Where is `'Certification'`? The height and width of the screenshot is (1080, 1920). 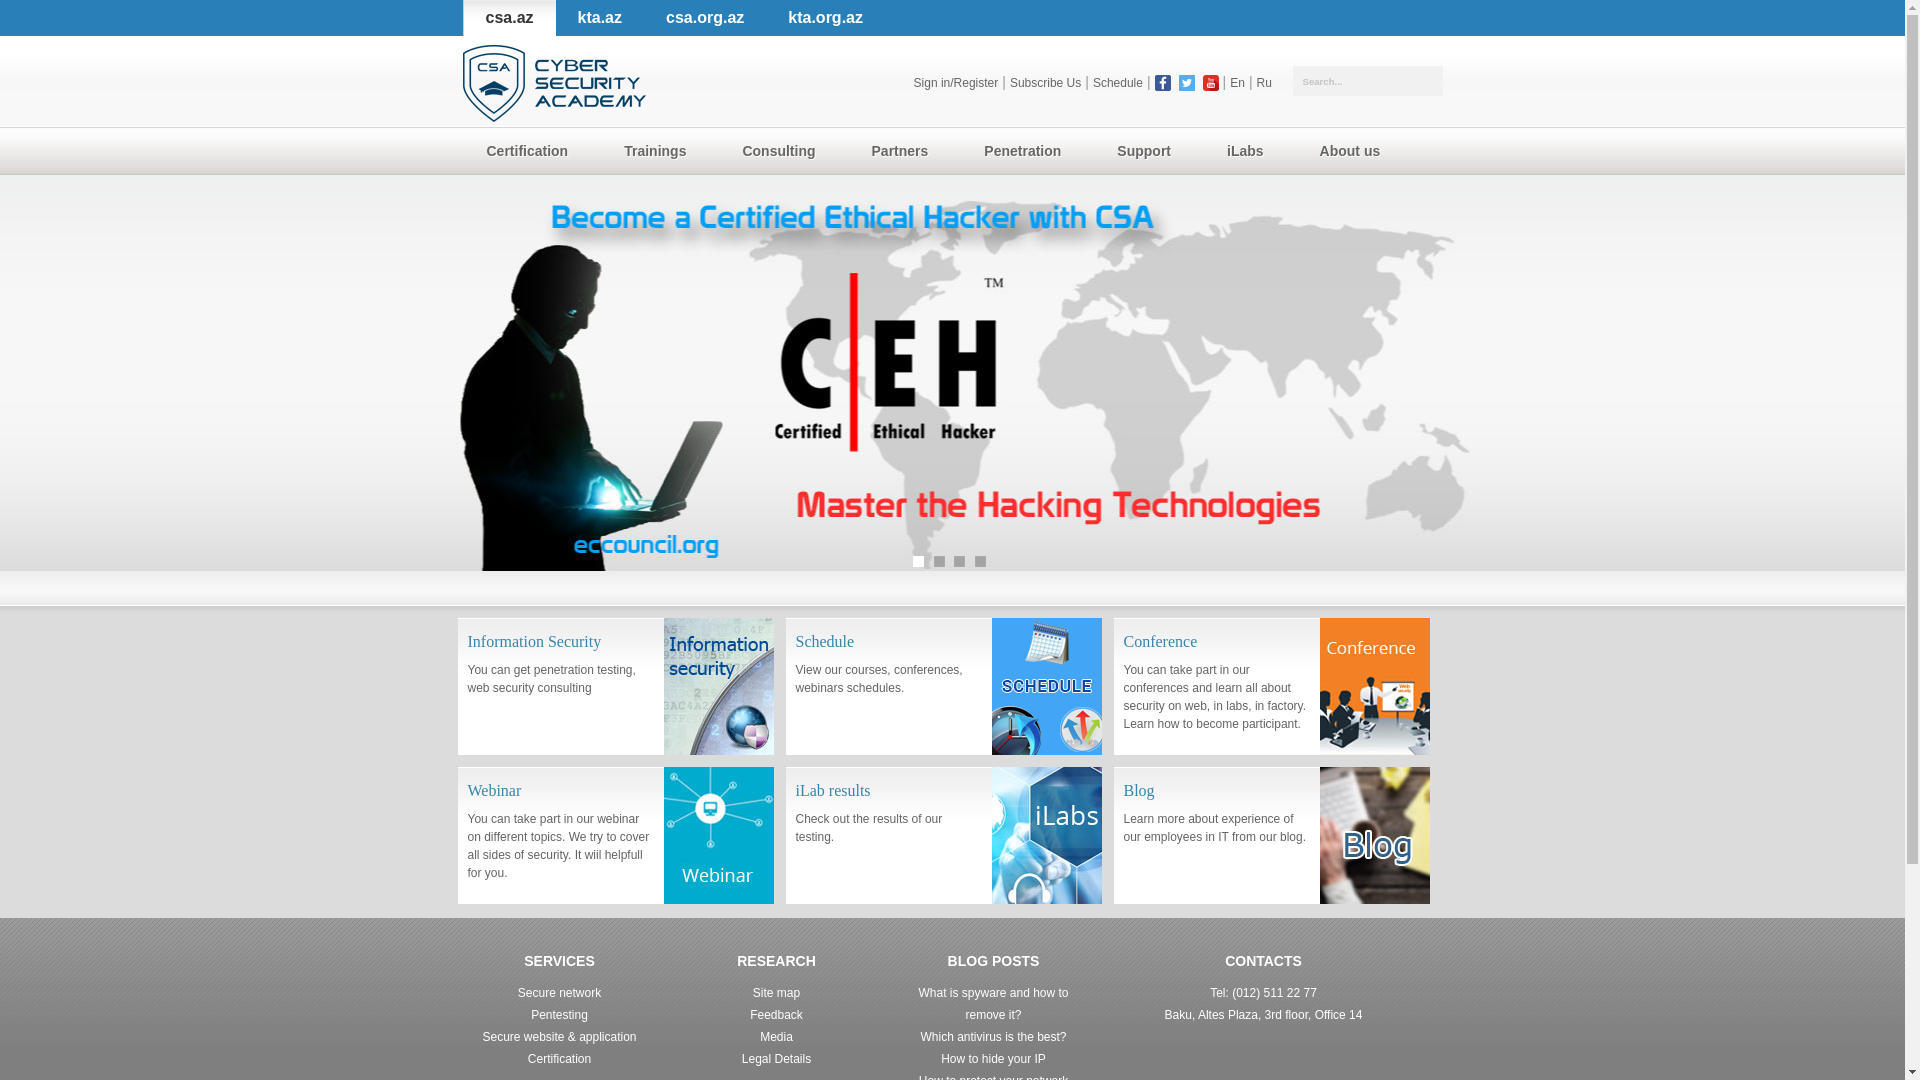 'Certification' is located at coordinates (531, 150).